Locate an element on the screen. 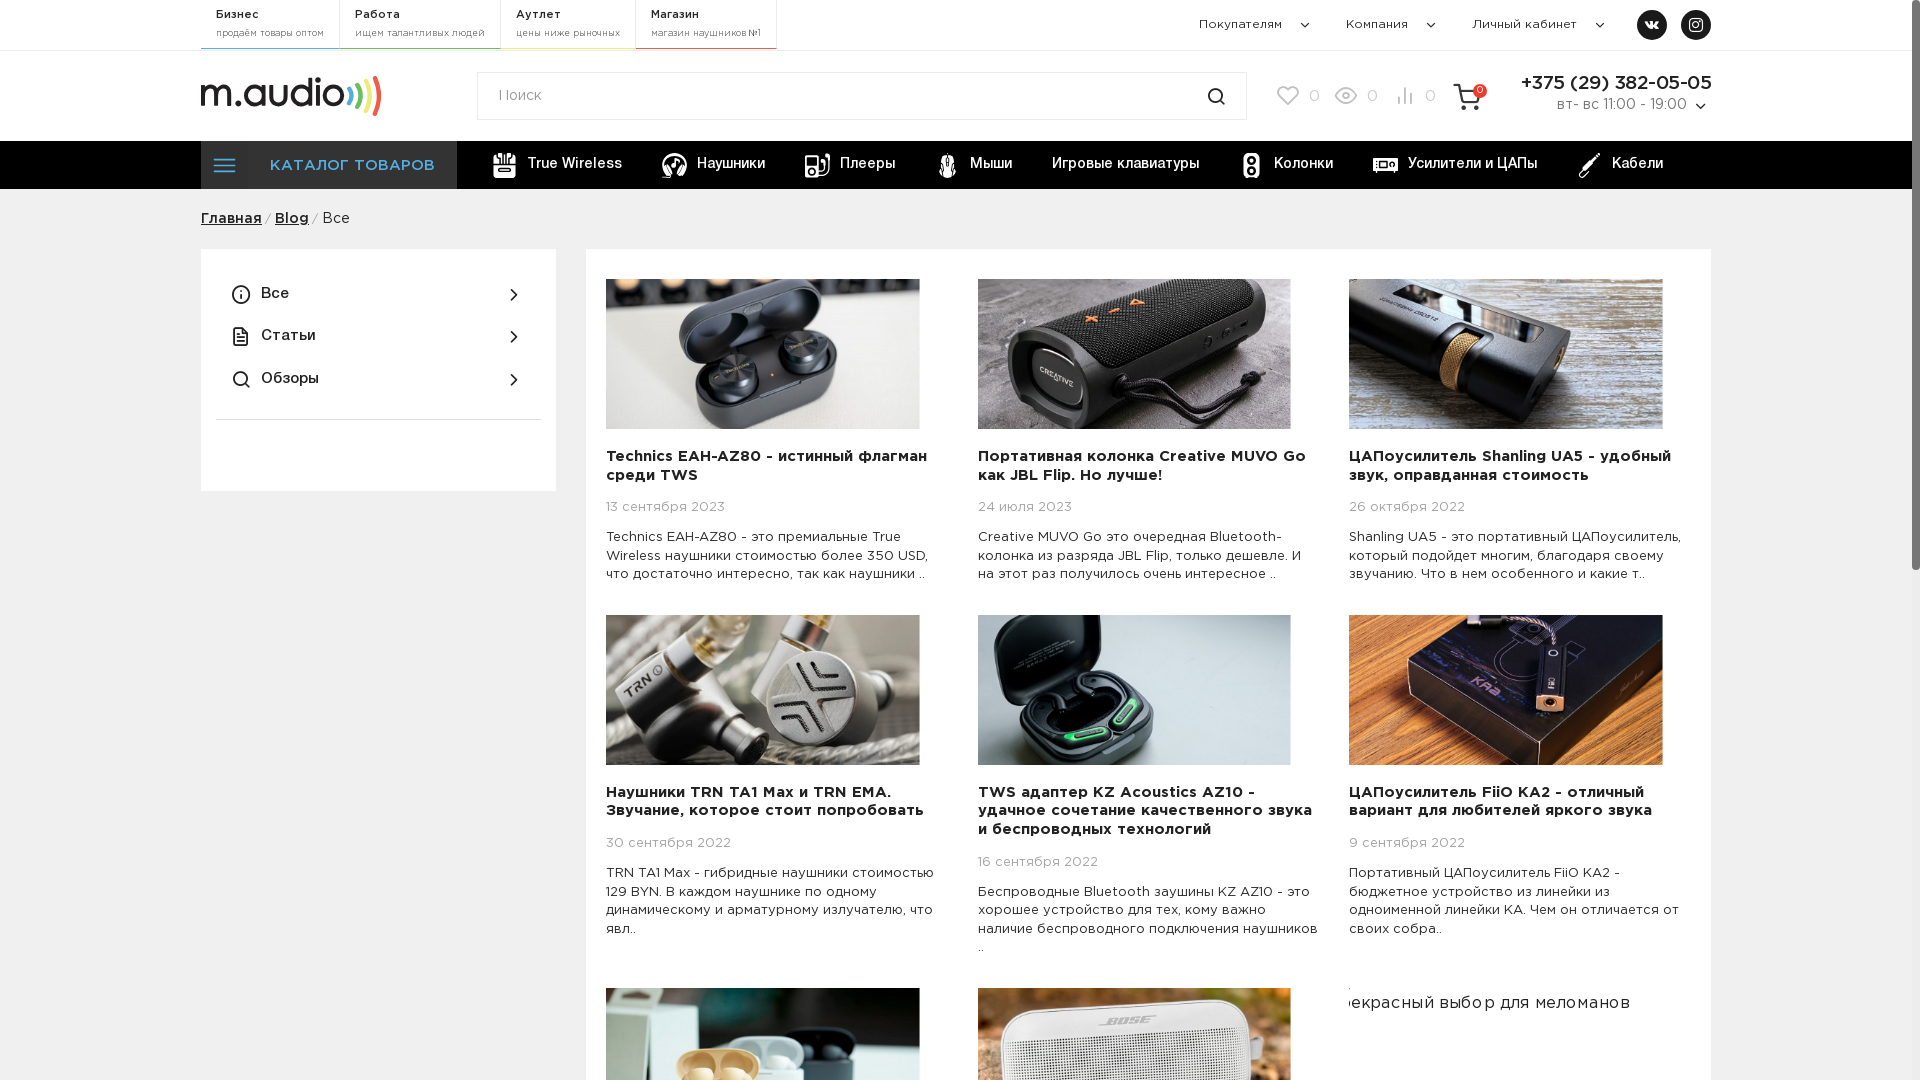 Image resolution: width=1920 pixels, height=1080 pixels. '0' is located at coordinates (1467, 97).